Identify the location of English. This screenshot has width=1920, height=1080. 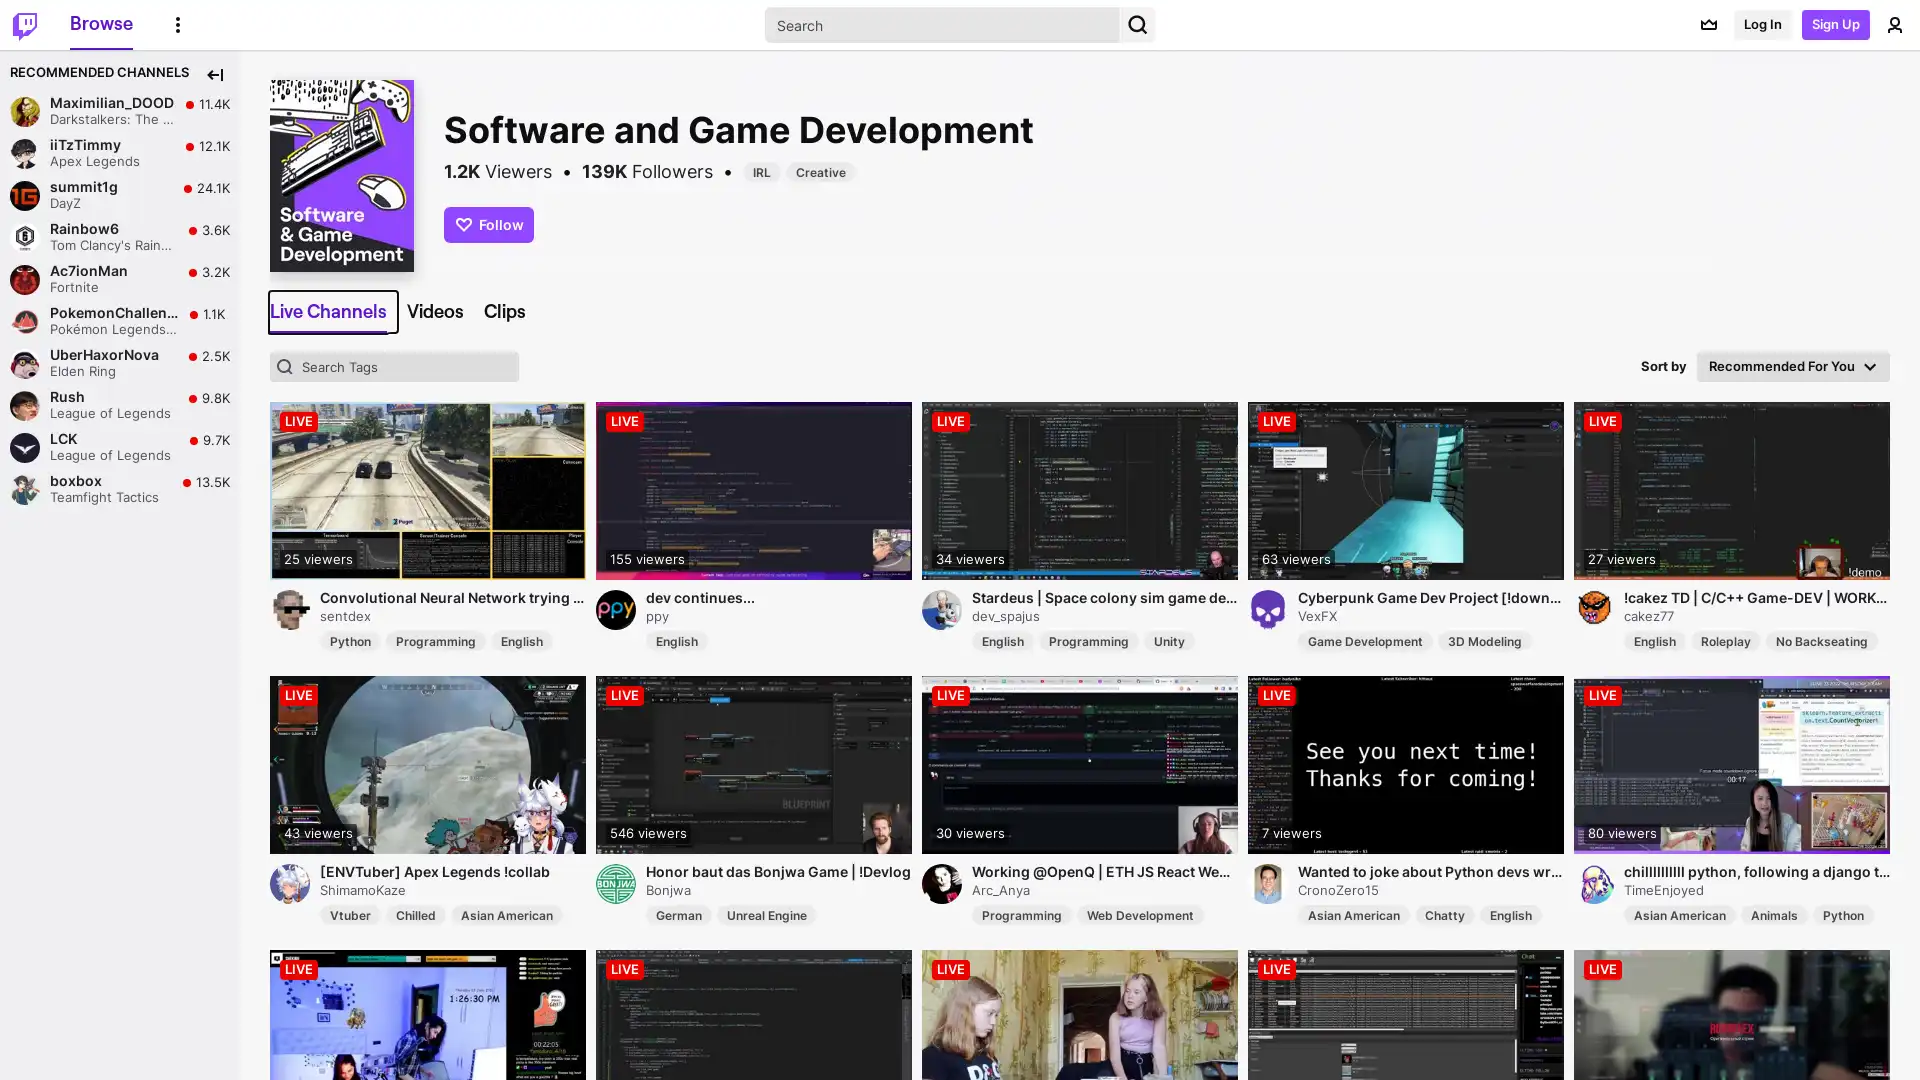
(1655, 640).